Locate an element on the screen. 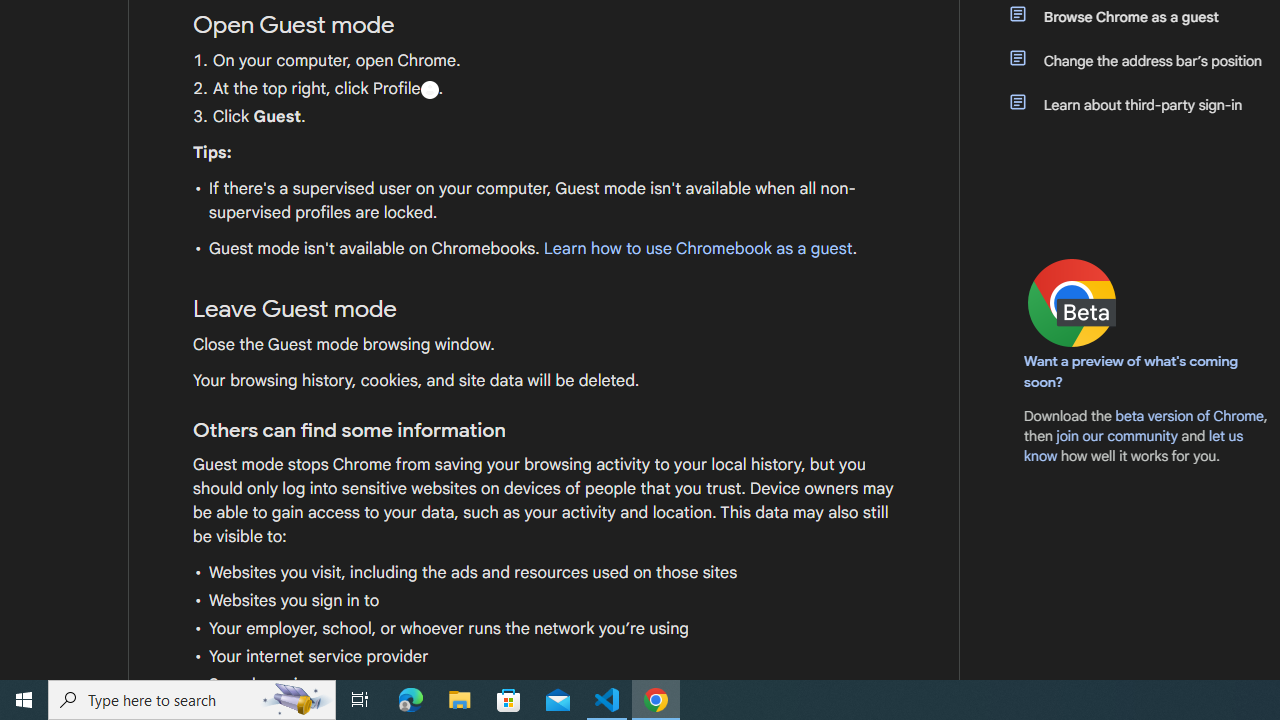  'beta version of Chrome' is located at coordinates (1189, 414).